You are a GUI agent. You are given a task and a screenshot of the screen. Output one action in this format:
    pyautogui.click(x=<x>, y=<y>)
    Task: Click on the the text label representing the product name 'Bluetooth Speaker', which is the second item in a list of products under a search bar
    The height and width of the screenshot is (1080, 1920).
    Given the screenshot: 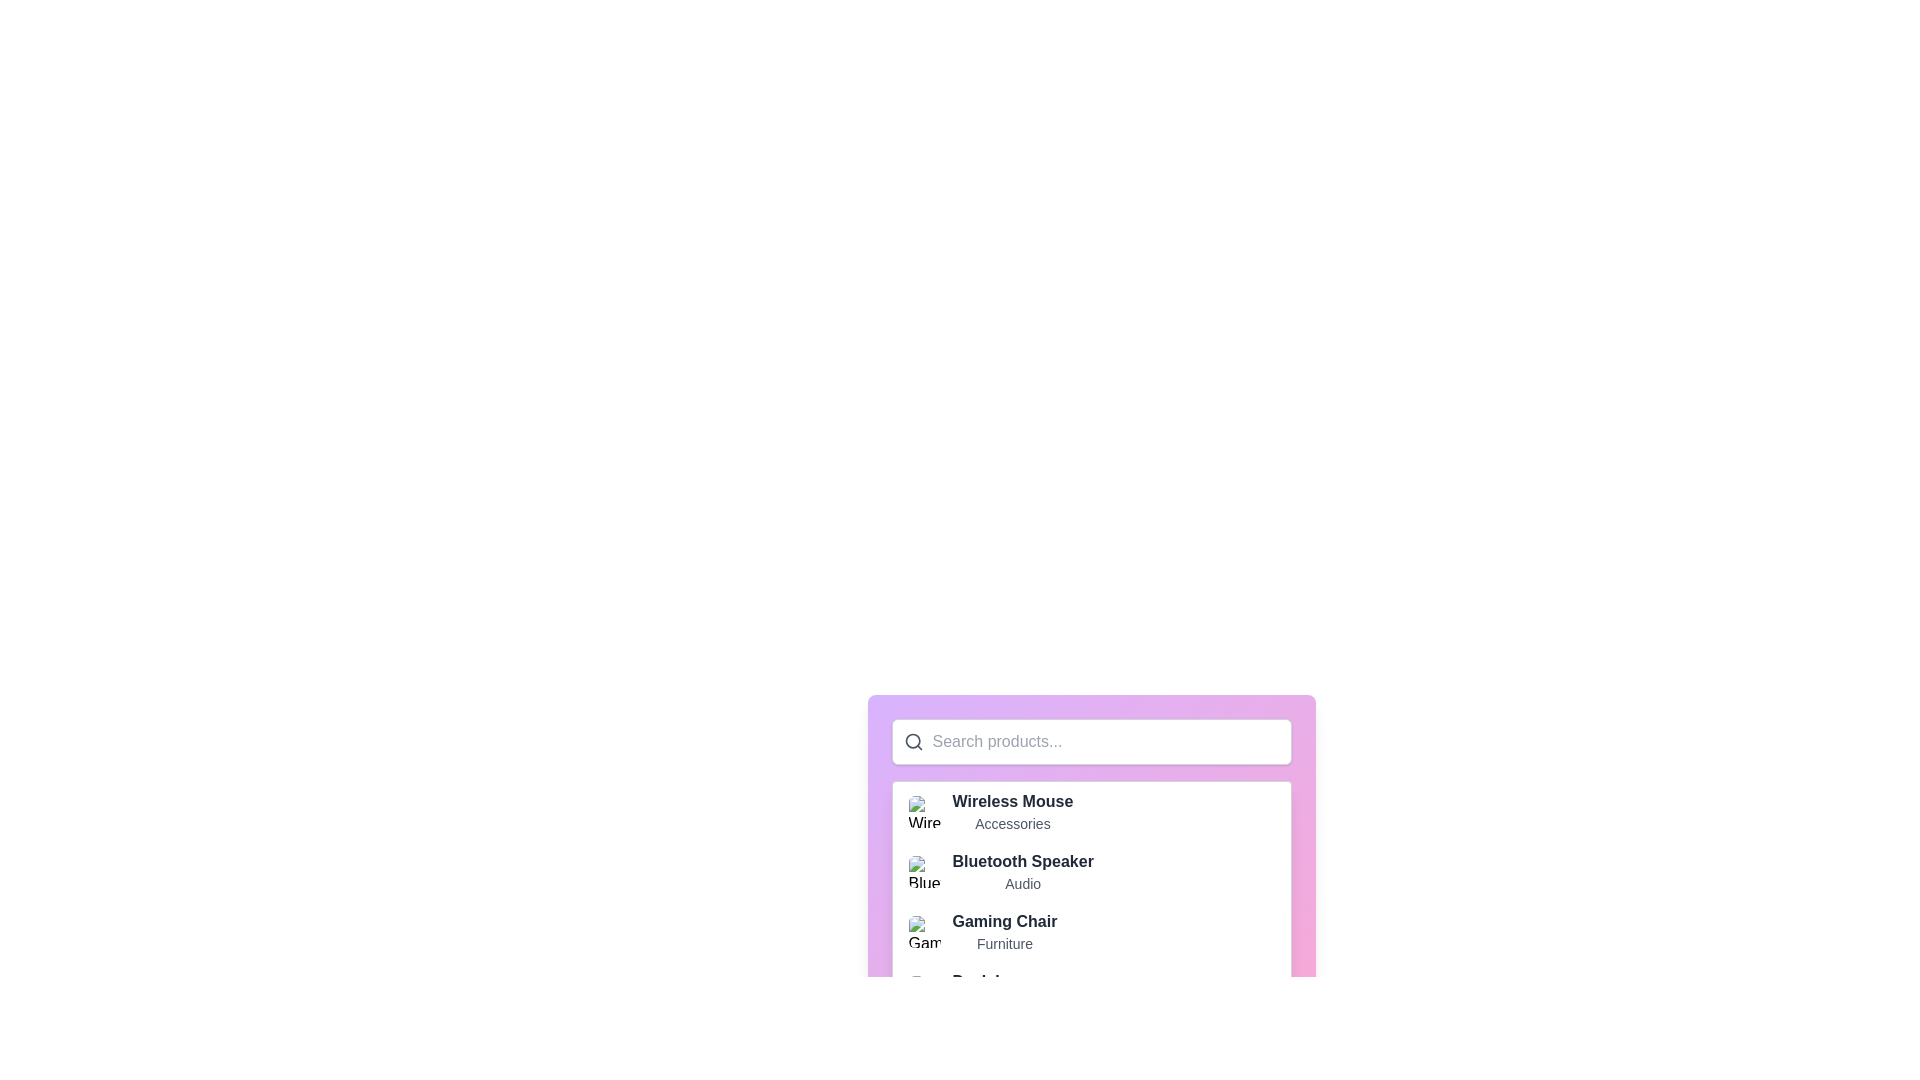 What is the action you would take?
    pyautogui.click(x=1023, y=860)
    